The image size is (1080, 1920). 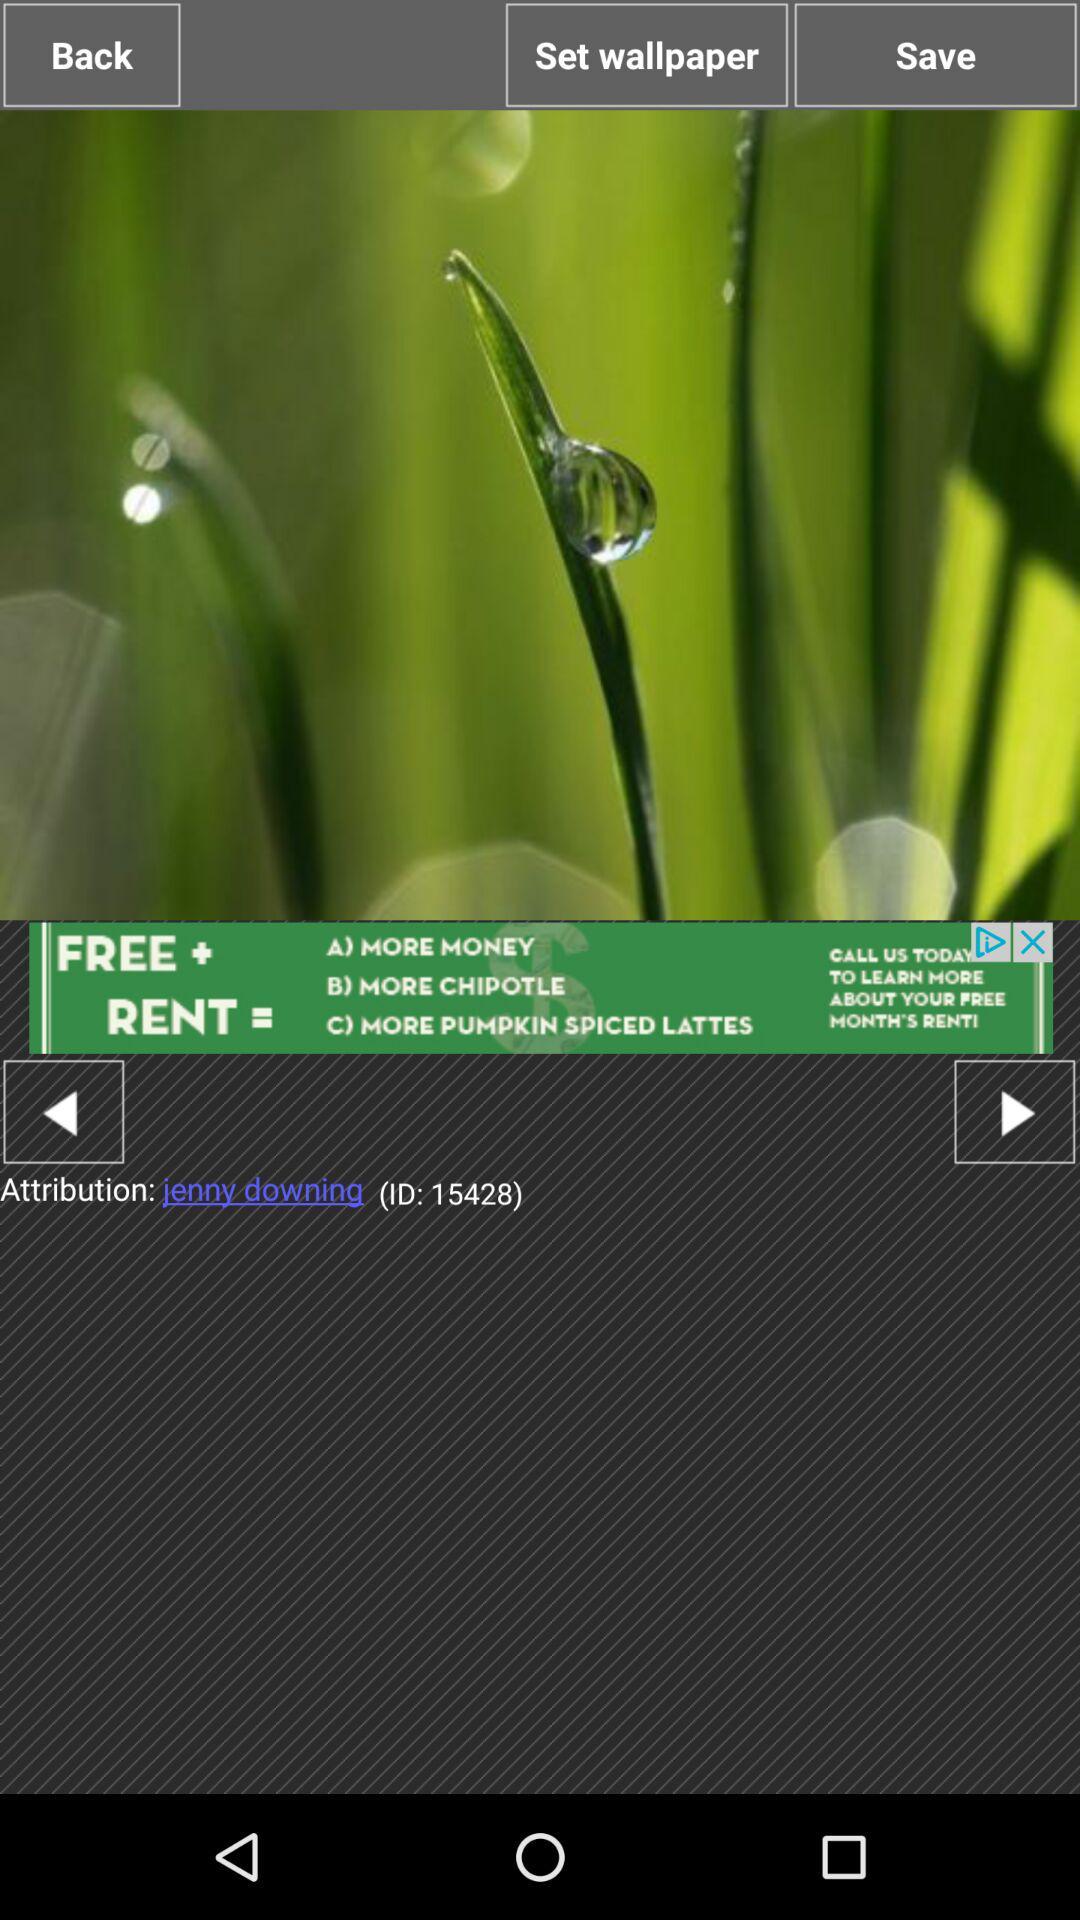 What do you see at coordinates (1014, 1110) in the screenshot?
I see `go next` at bounding box center [1014, 1110].